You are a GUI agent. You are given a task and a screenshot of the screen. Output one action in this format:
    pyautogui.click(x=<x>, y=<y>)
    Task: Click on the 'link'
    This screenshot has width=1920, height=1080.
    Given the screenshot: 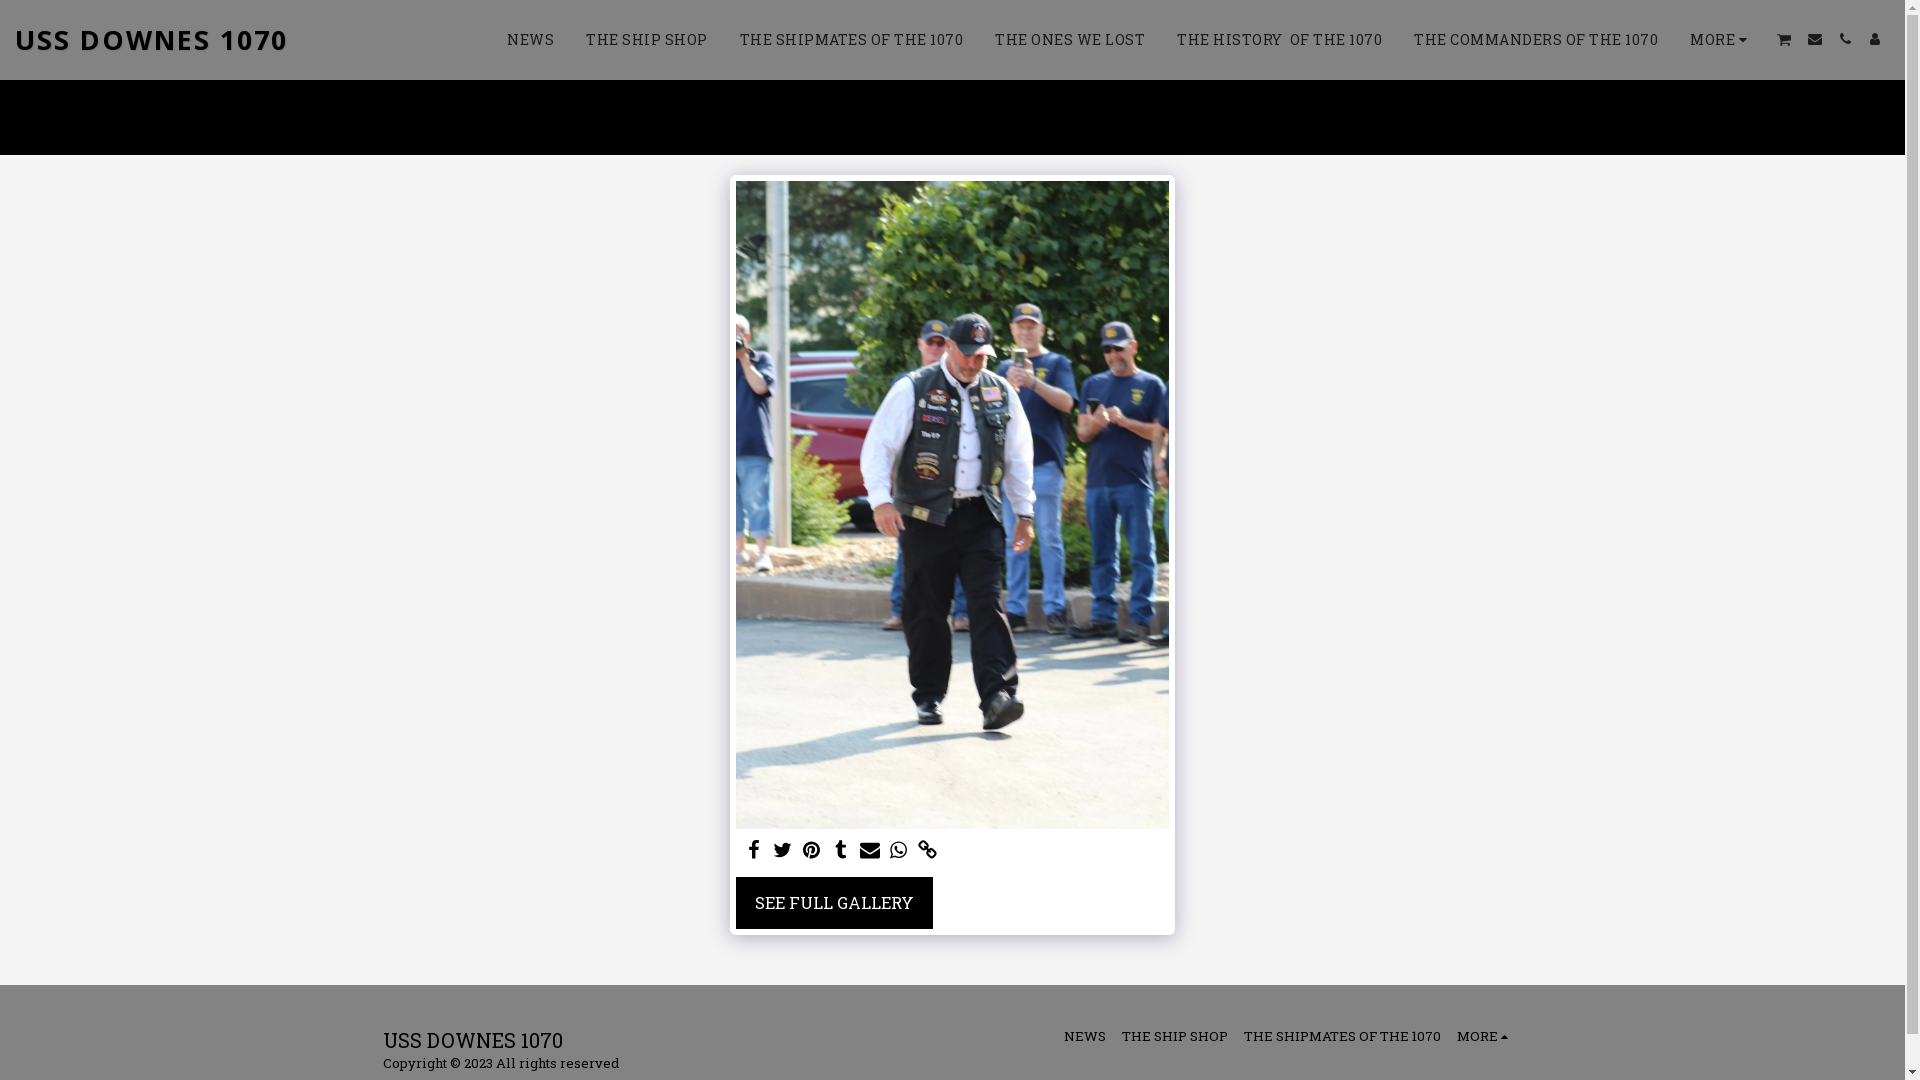 What is the action you would take?
    pyautogui.click(x=926, y=851)
    